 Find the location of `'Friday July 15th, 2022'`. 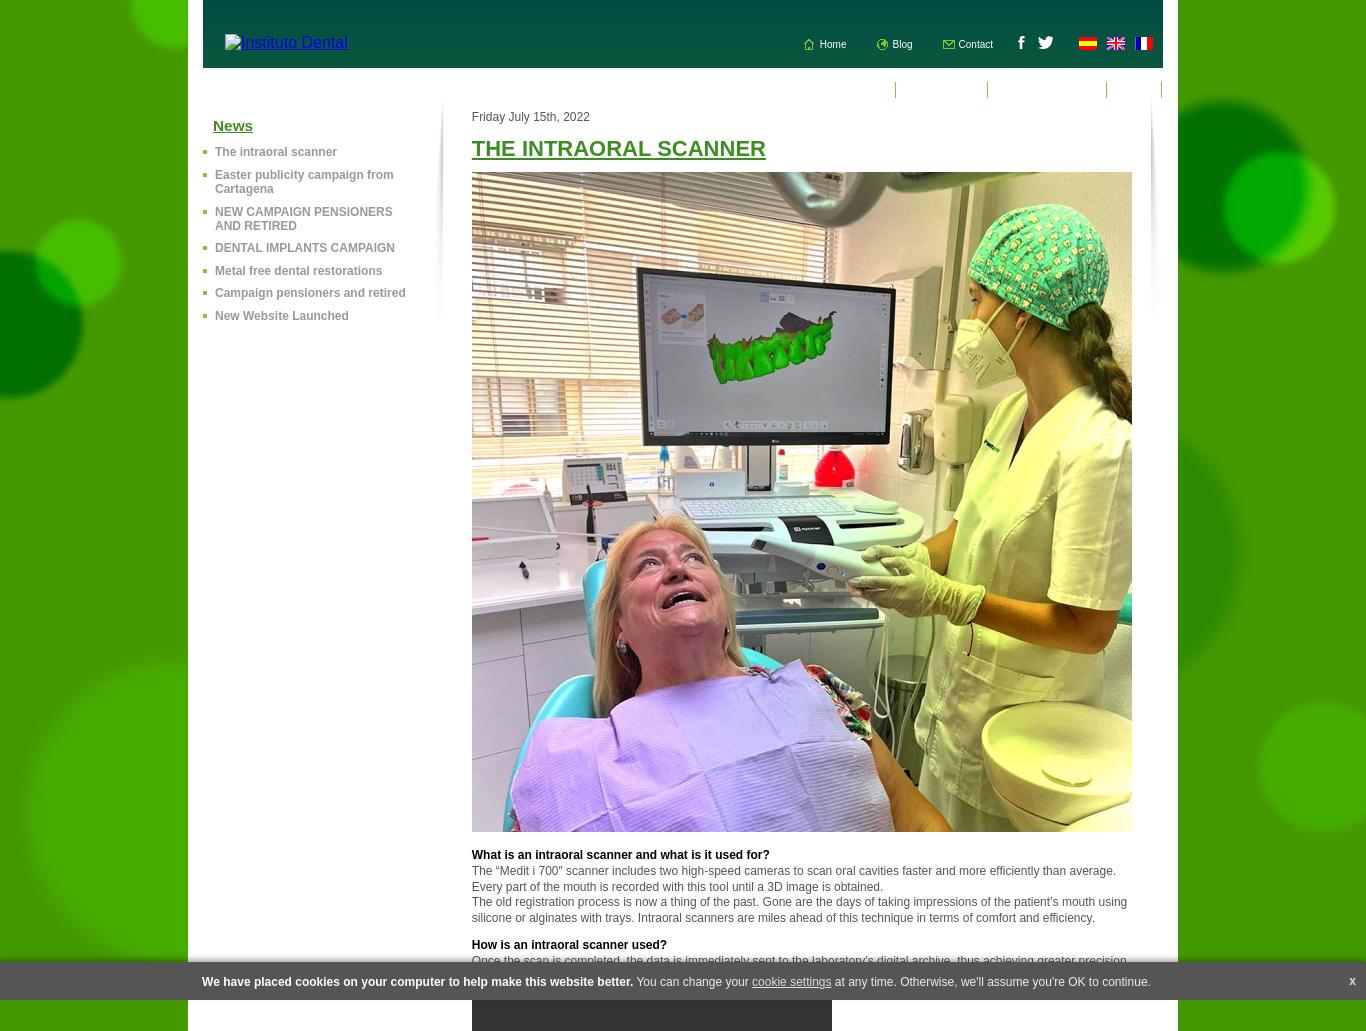

'Friday July 15th, 2022' is located at coordinates (530, 116).